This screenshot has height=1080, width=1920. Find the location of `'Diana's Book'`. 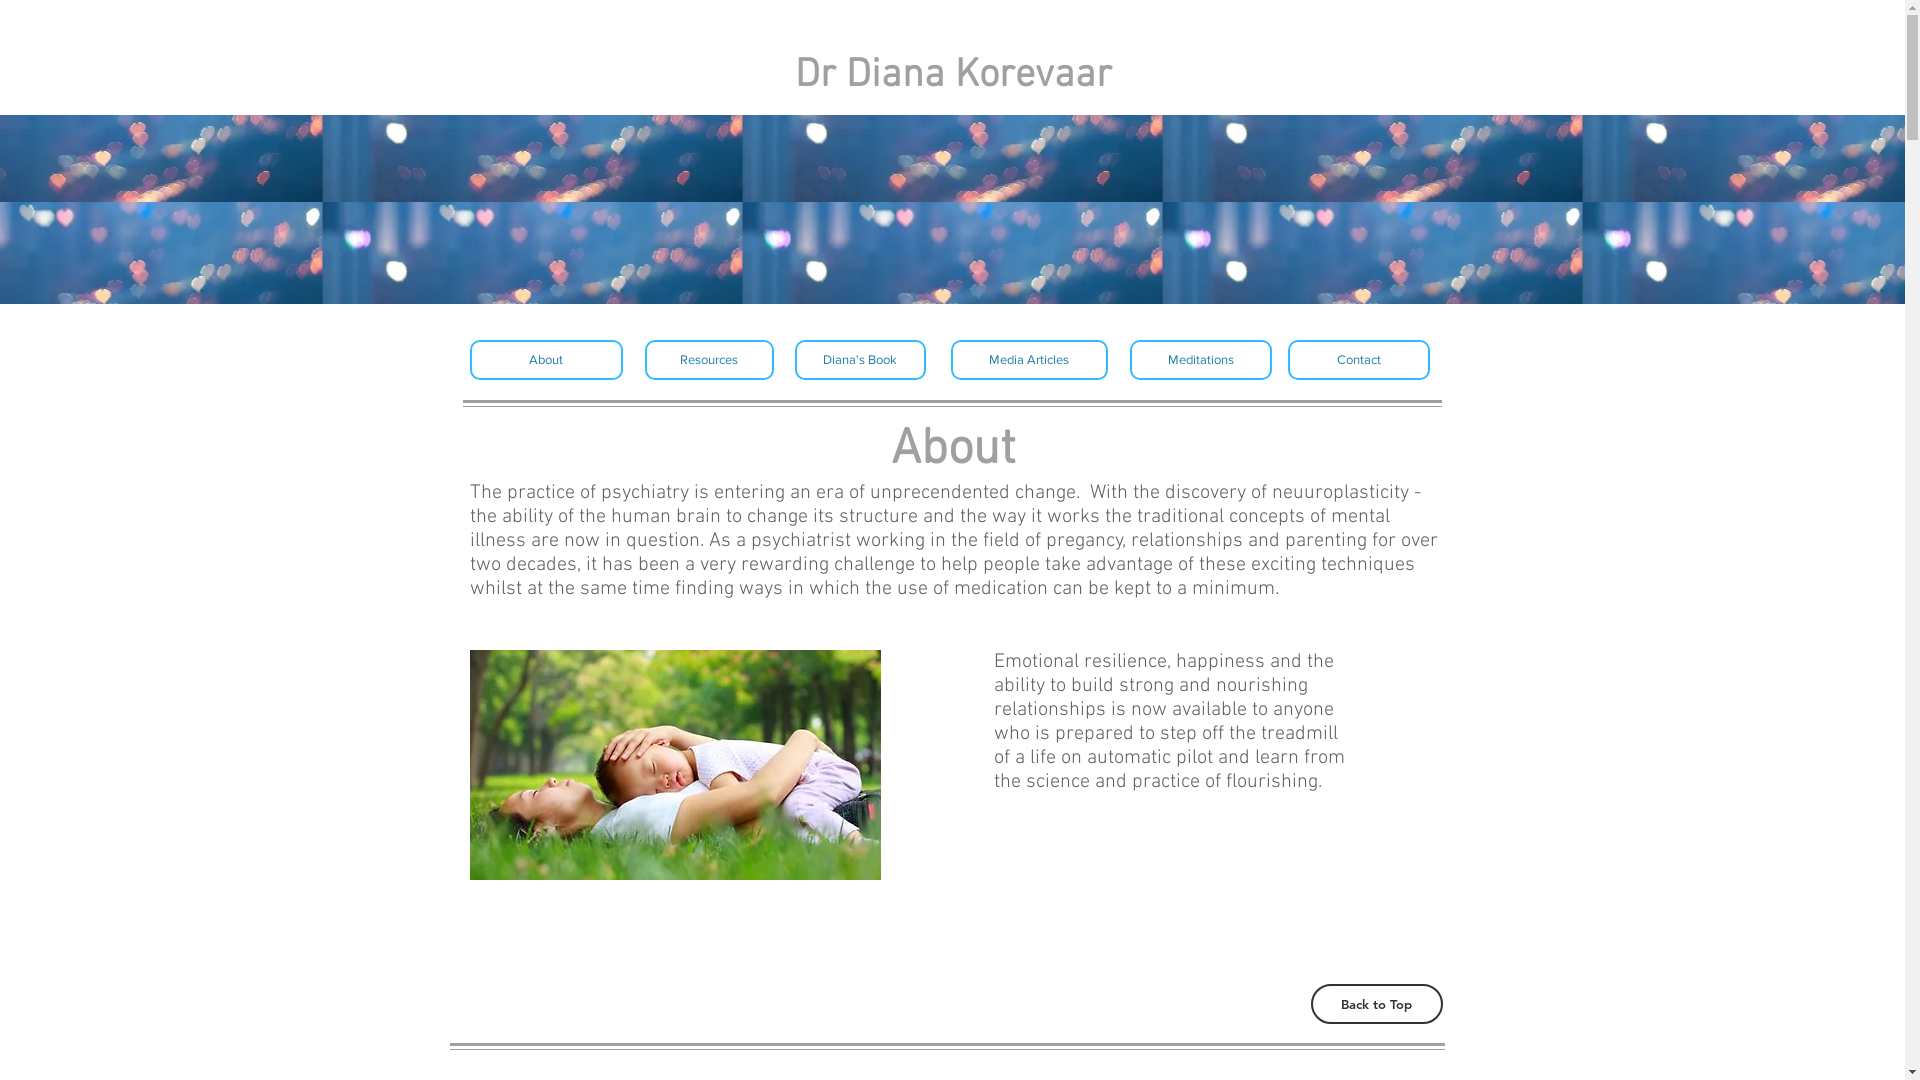

'Diana's Book' is located at coordinates (859, 358).